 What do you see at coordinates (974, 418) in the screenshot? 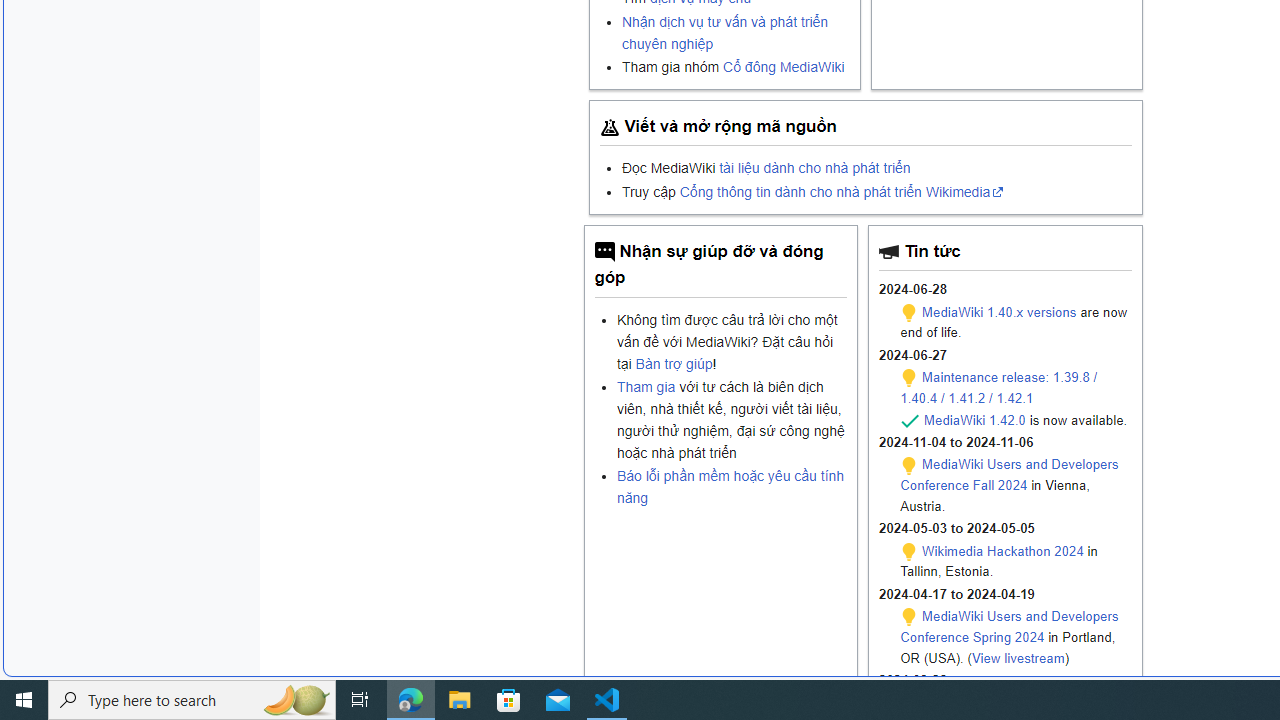
I see `'MediaWiki 1.42.0'` at bounding box center [974, 418].